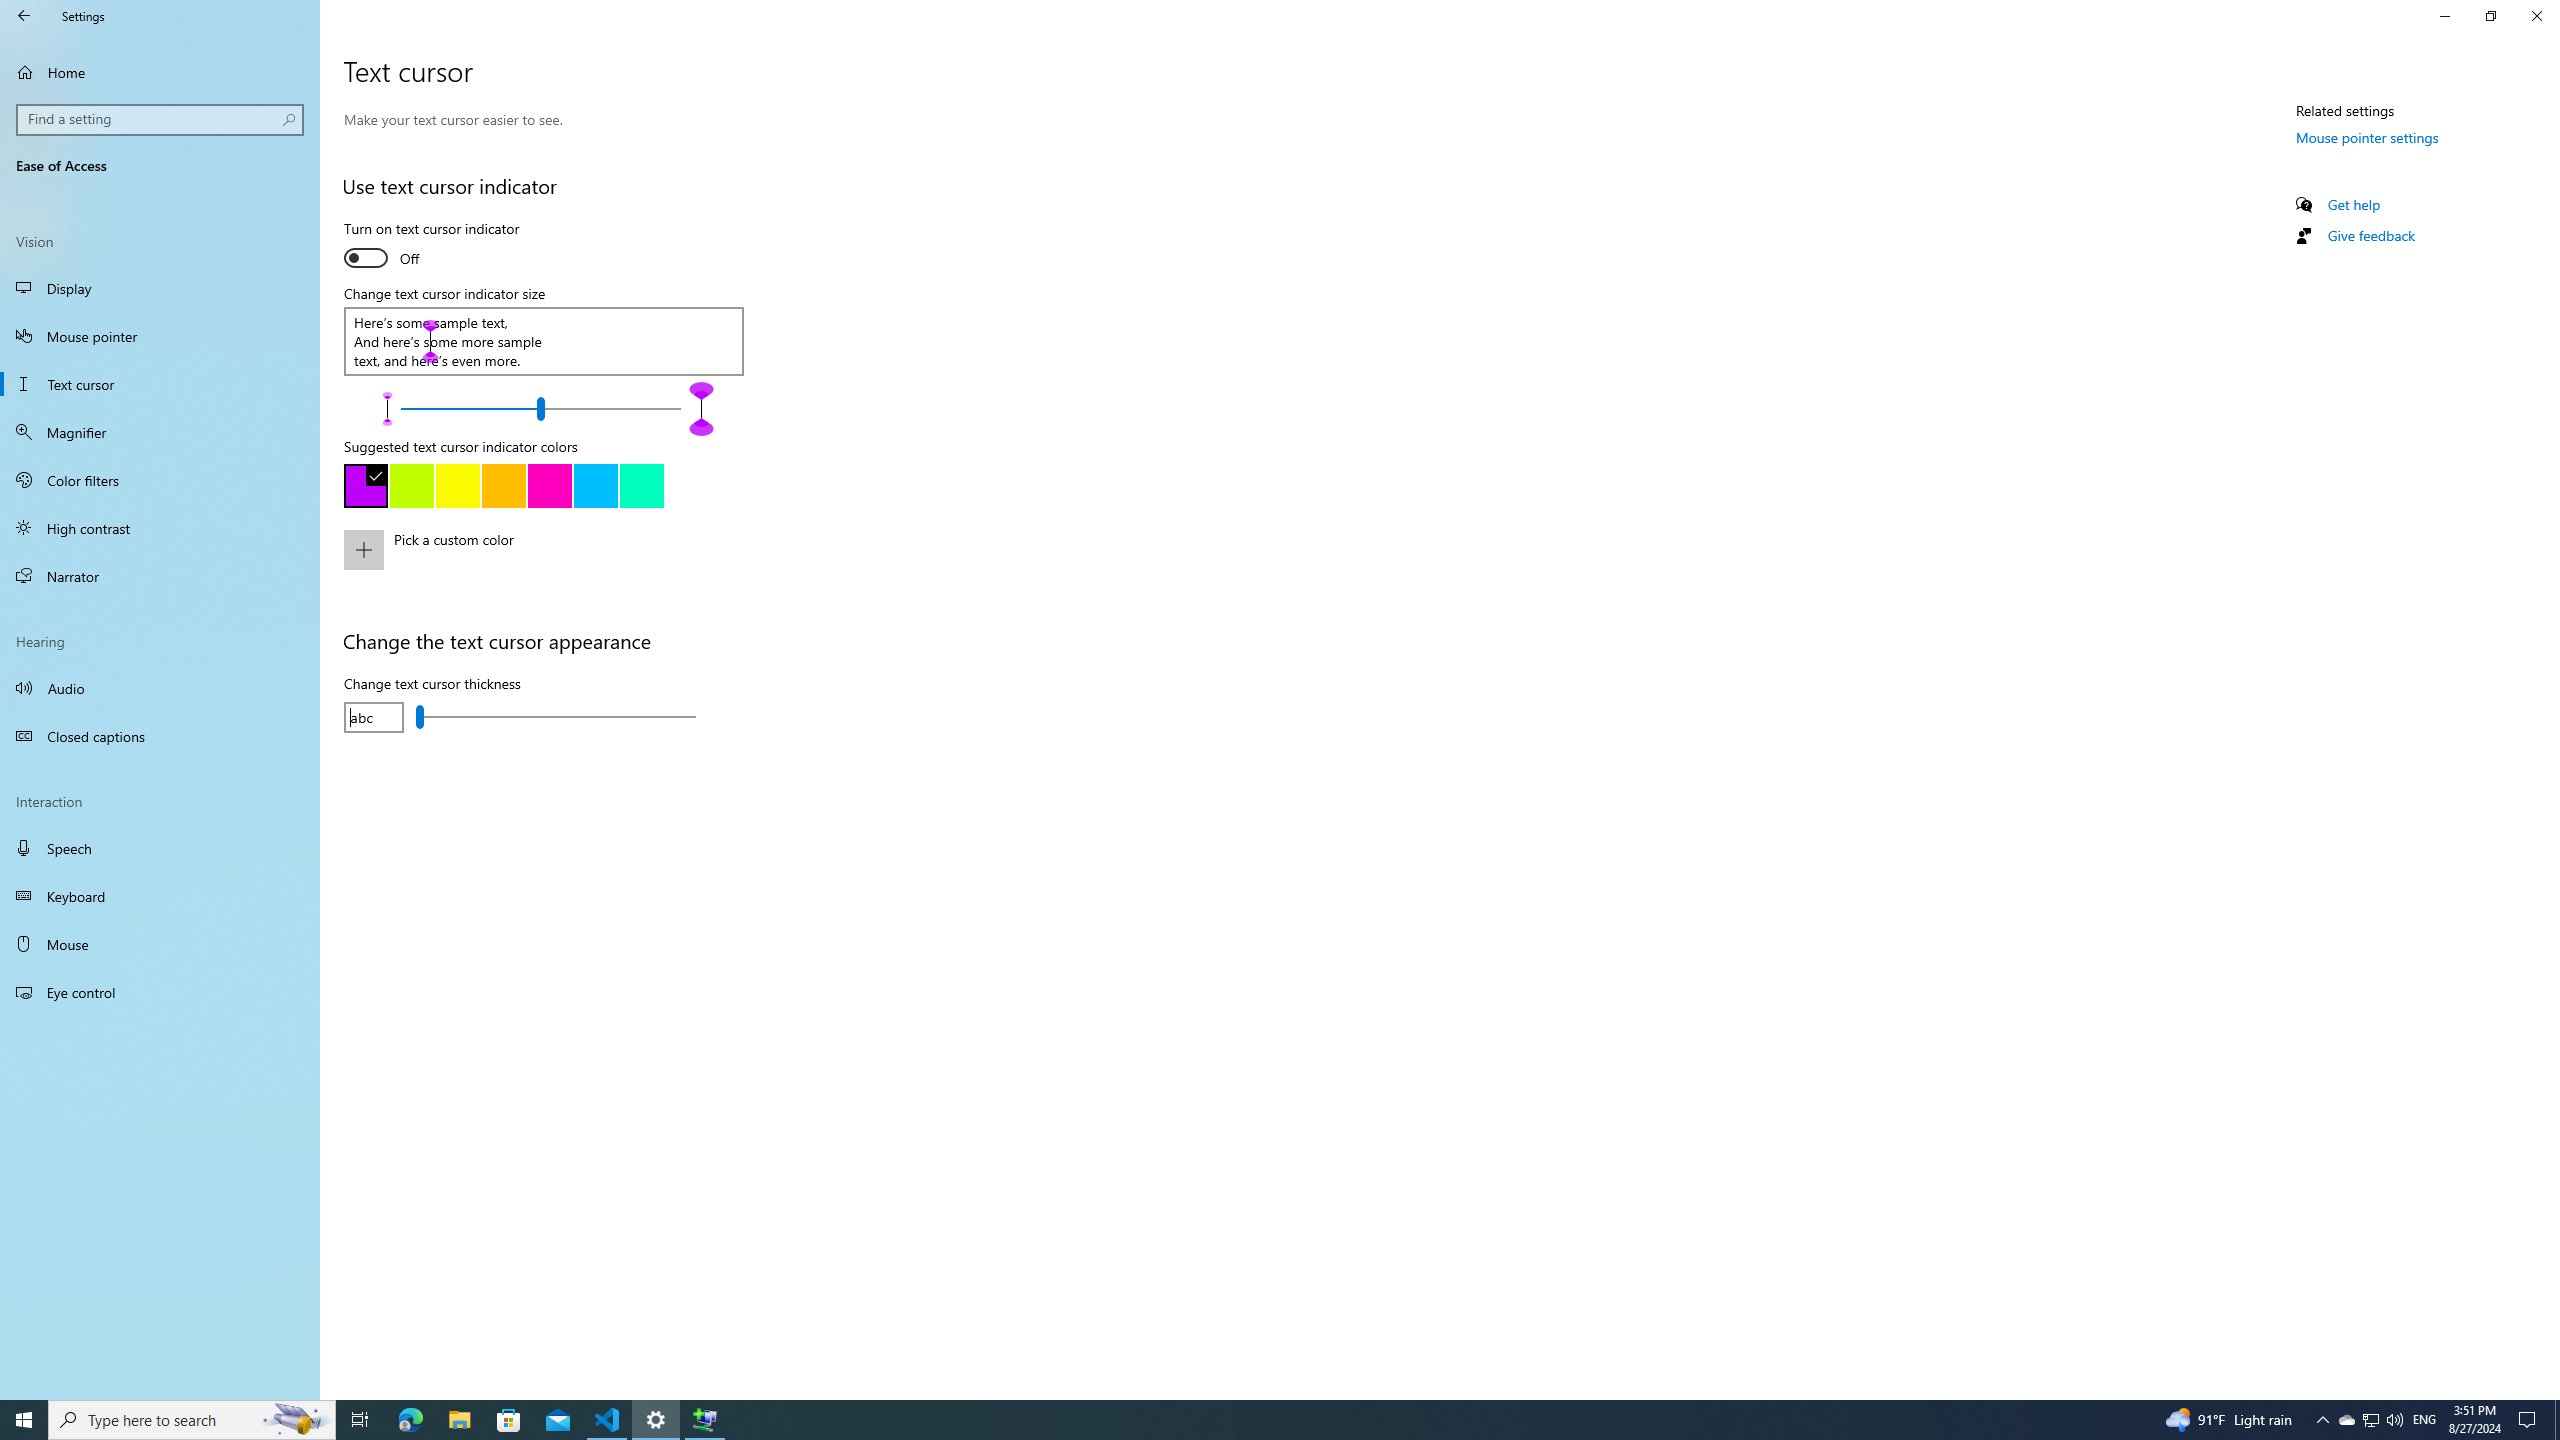 The image size is (2560, 1440). I want to click on 'Running applications', so click(1242, 1418).